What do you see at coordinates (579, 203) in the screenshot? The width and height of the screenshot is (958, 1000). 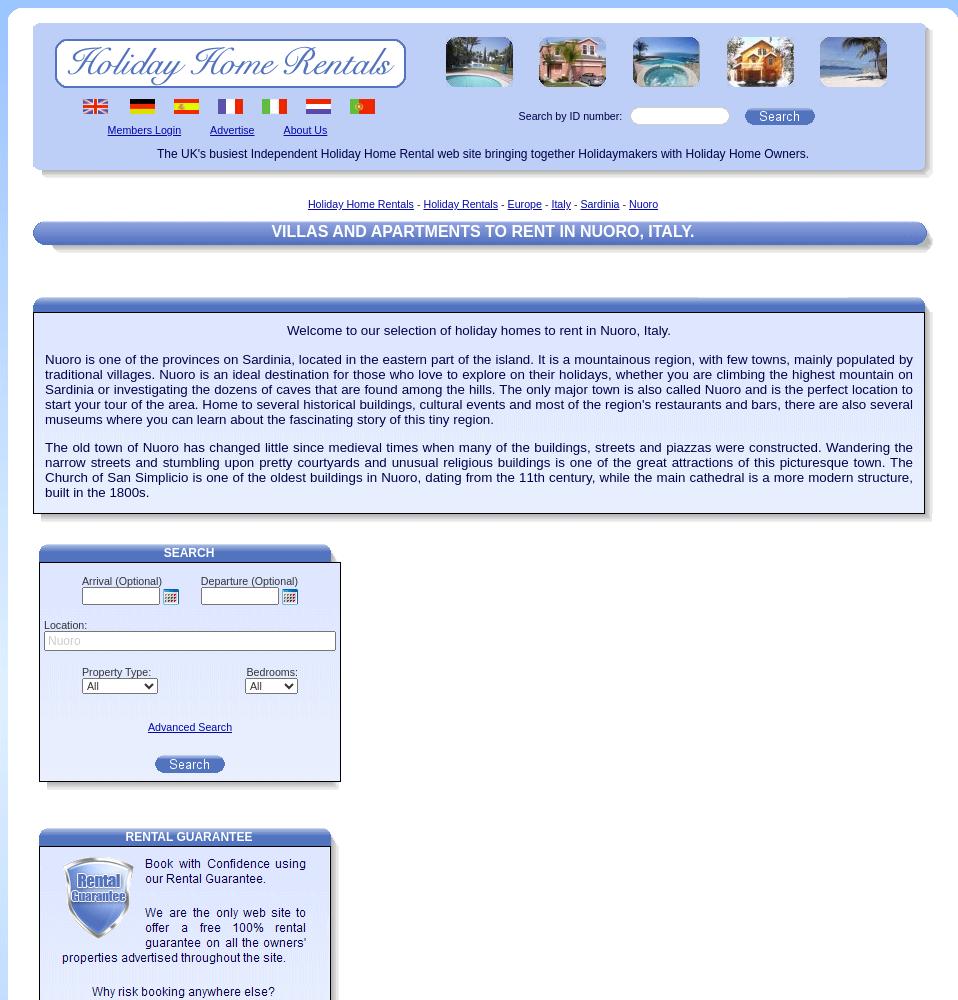 I see `'Sardinia'` at bounding box center [579, 203].